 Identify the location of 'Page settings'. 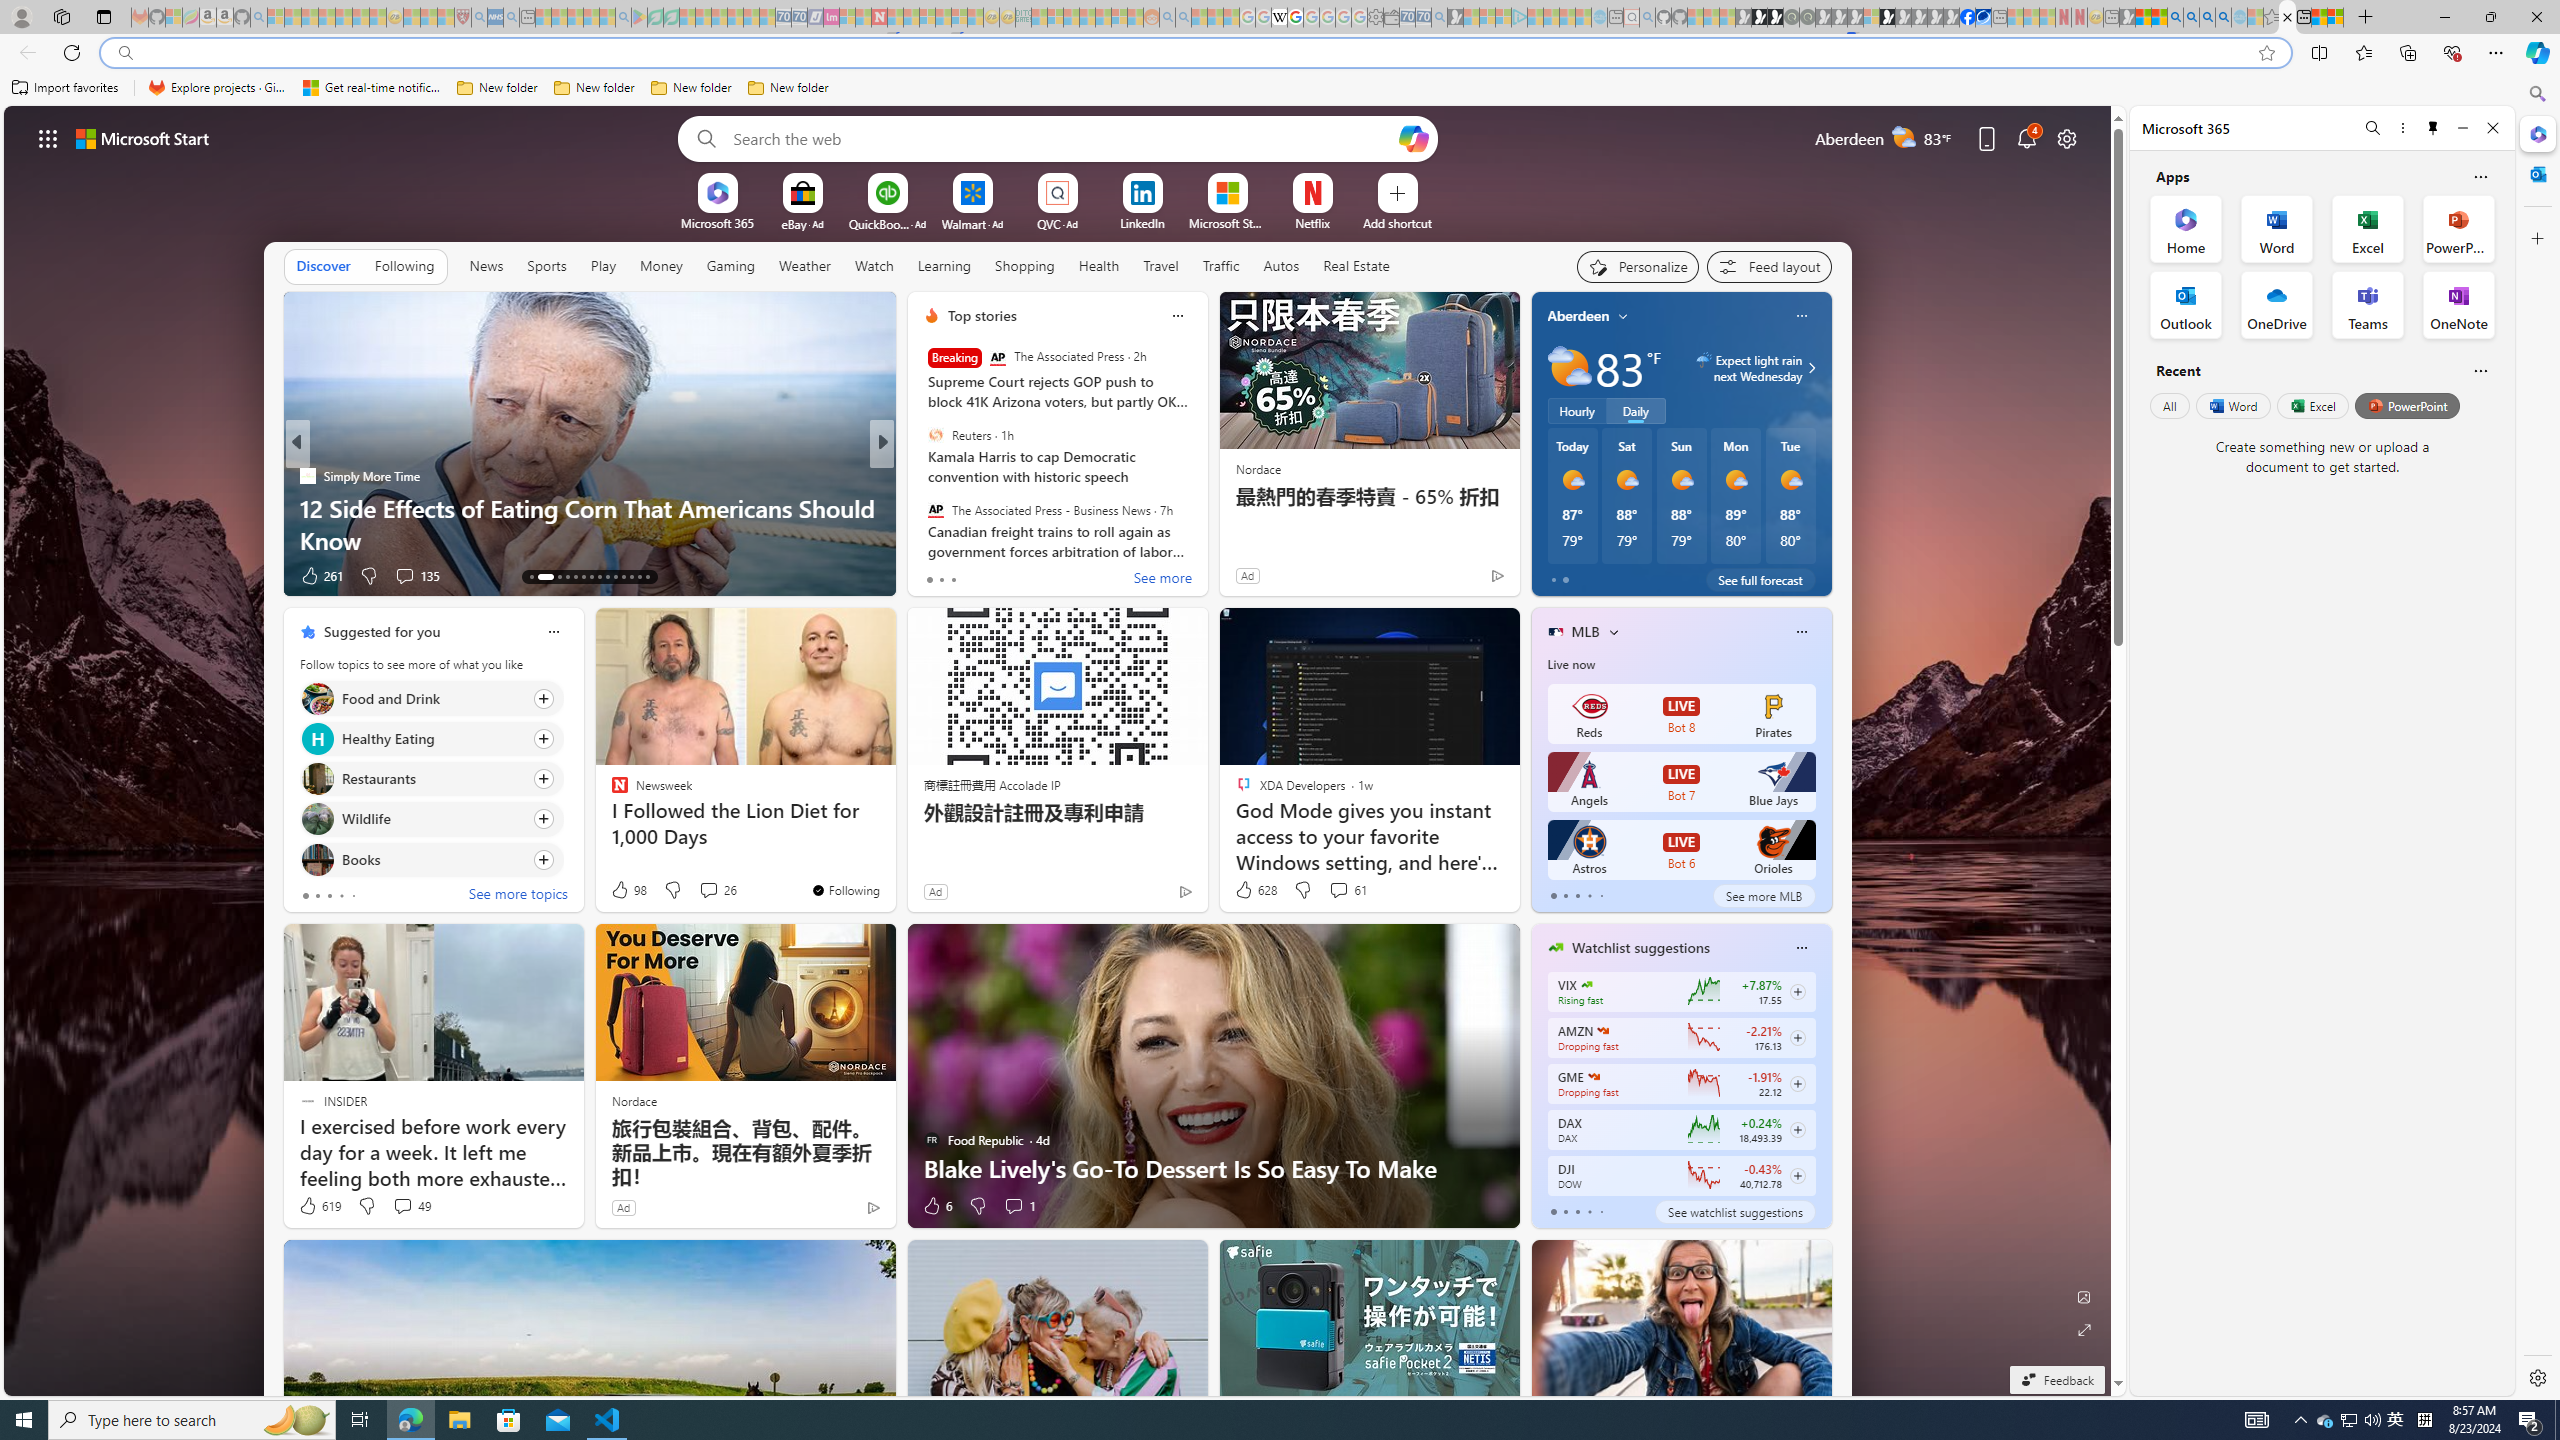
(2066, 137).